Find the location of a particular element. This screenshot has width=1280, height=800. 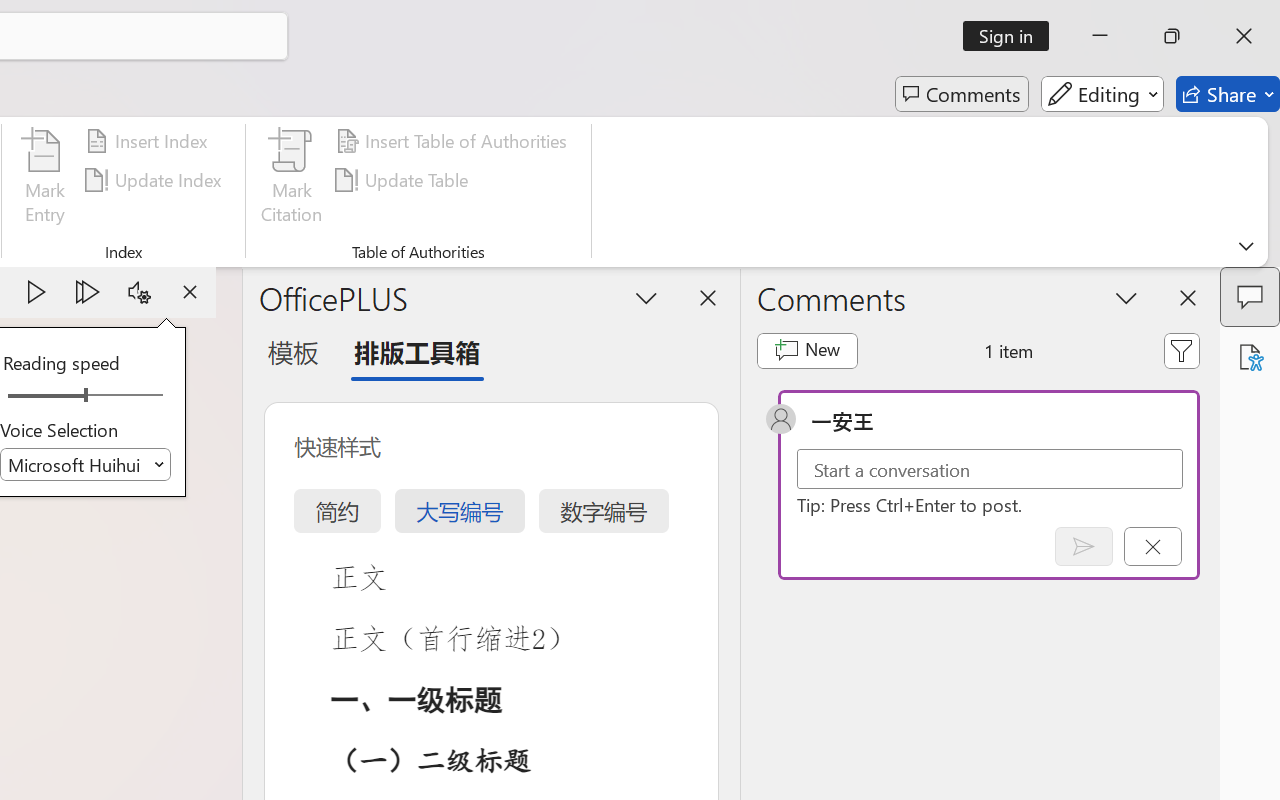

'Sign in' is located at coordinates (1013, 35).